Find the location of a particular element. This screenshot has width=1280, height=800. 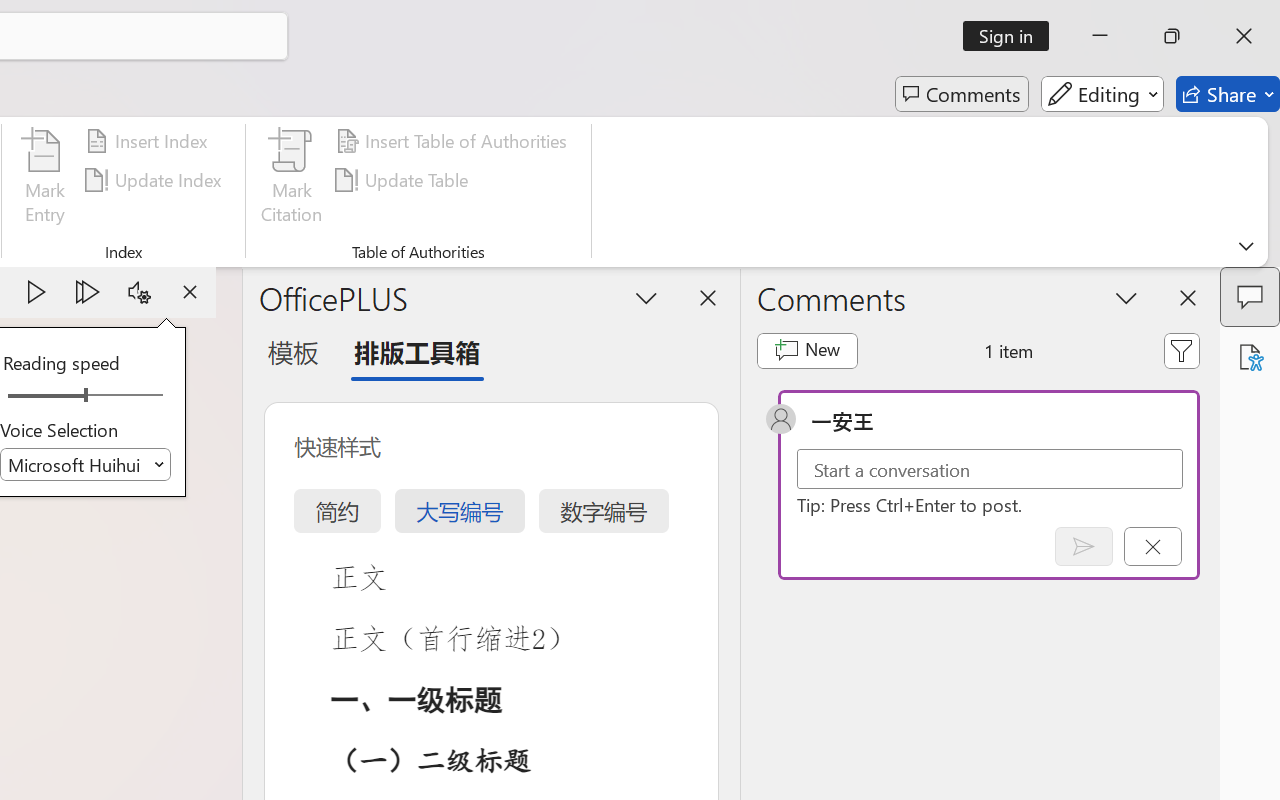

'Sign in' is located at coordinates (1013, 35).